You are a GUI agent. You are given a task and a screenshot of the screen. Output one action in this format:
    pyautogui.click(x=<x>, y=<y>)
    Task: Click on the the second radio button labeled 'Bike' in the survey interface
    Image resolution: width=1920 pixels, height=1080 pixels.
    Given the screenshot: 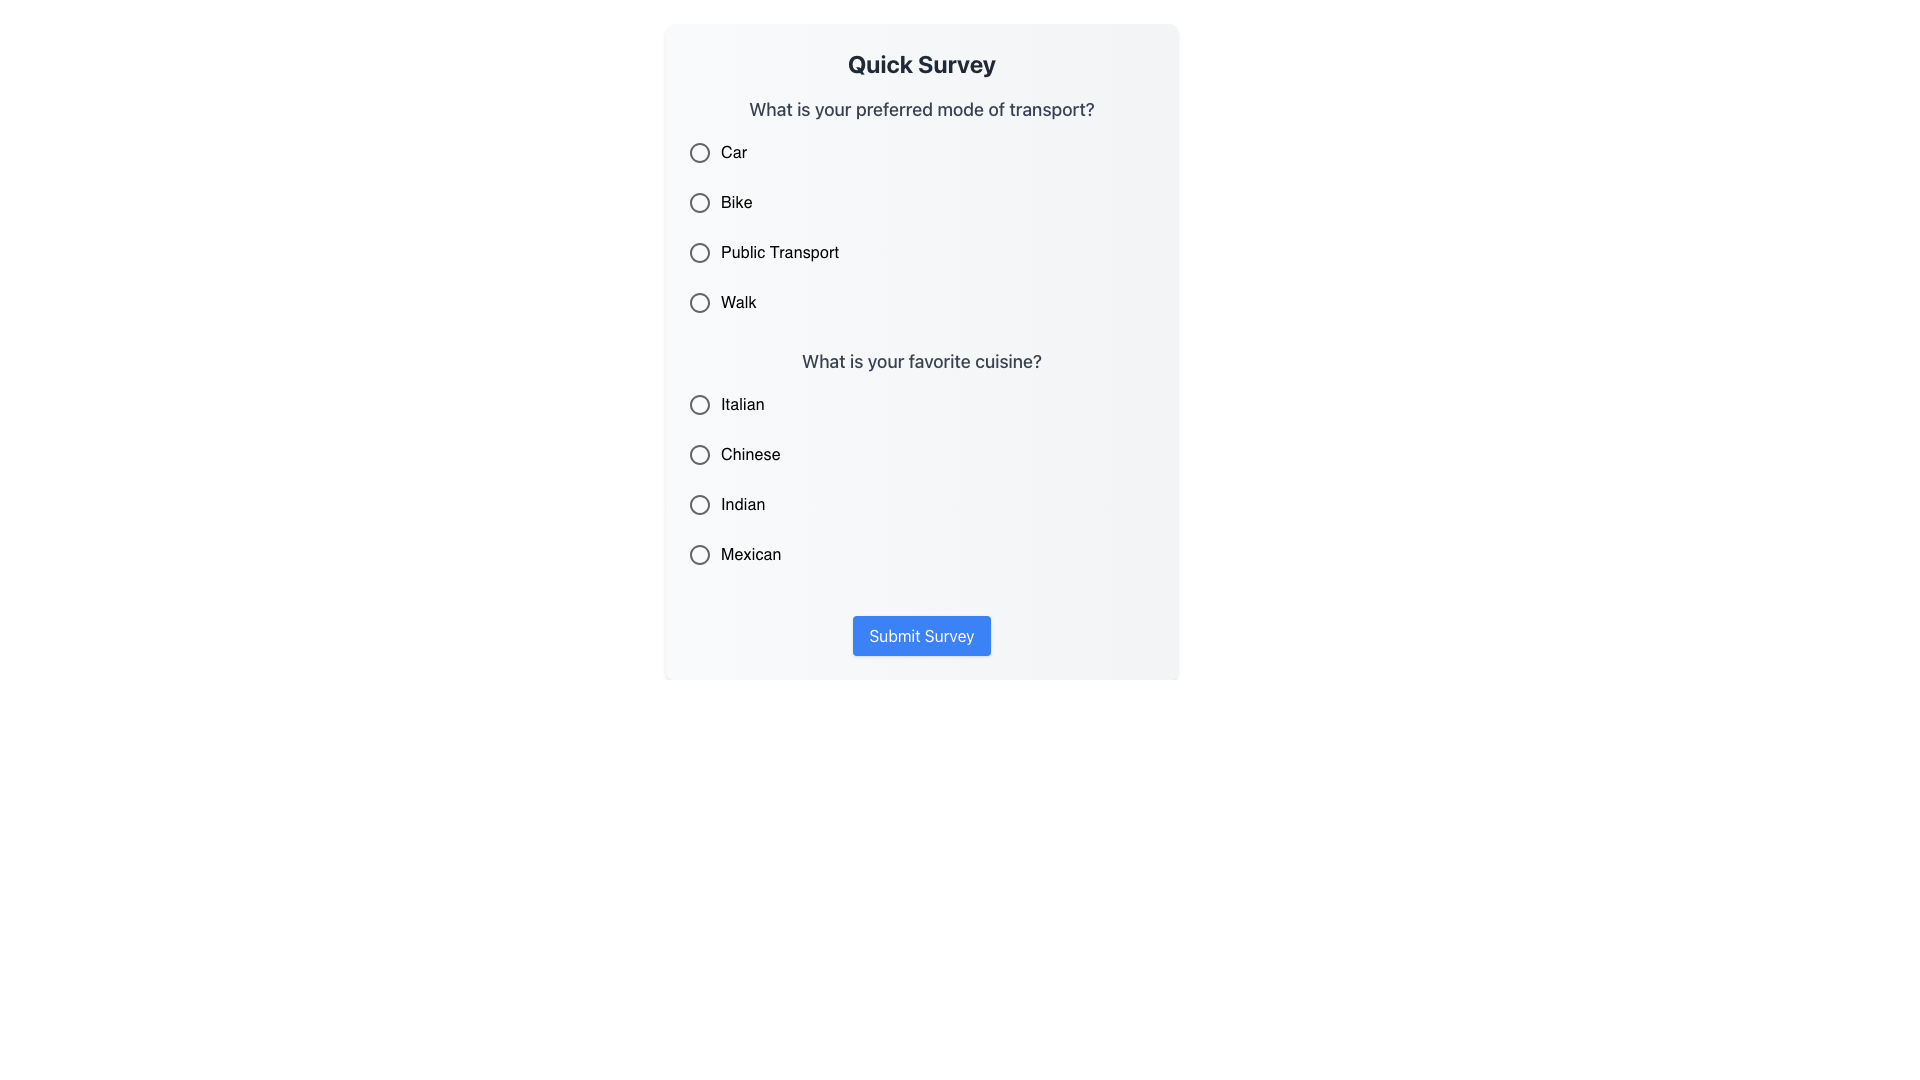 What is the action you would take?
    pyautogui.click(x=700, y=203)
    